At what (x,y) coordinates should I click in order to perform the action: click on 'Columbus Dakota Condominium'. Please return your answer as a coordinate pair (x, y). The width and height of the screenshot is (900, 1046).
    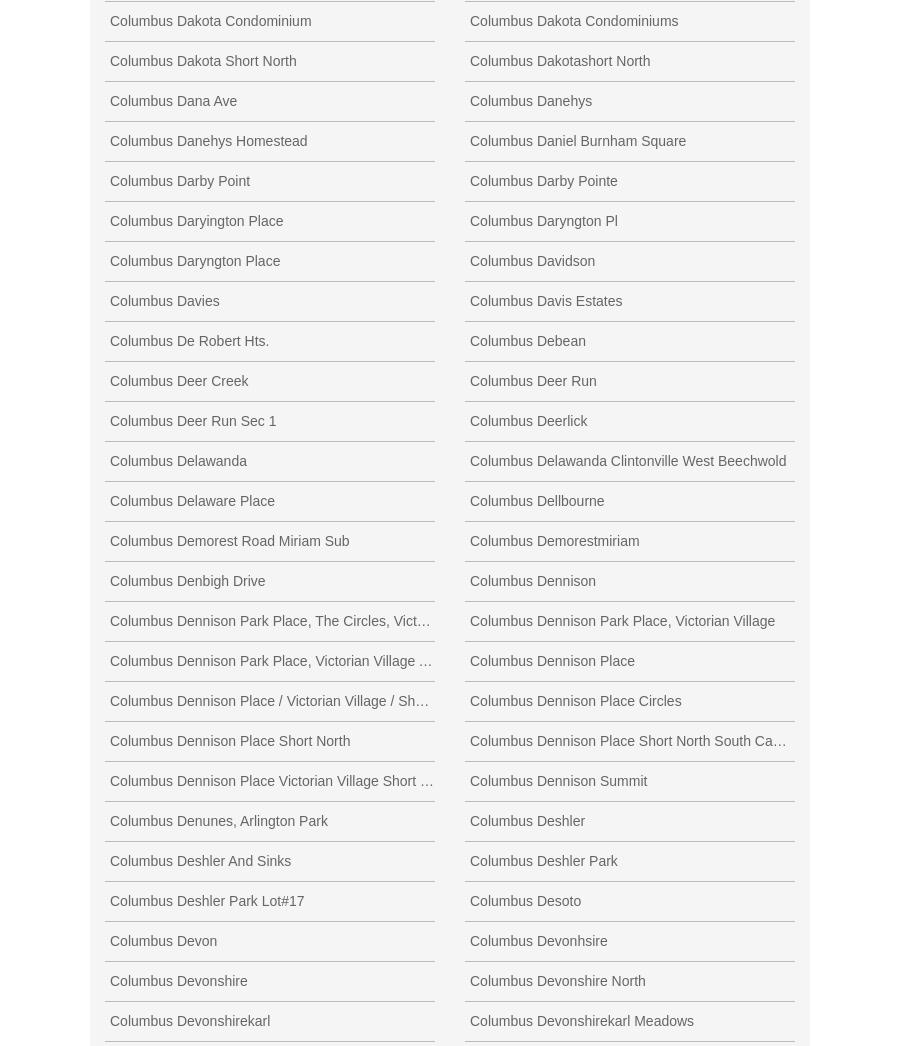
    Looking at the image, I should click on (210, 18).